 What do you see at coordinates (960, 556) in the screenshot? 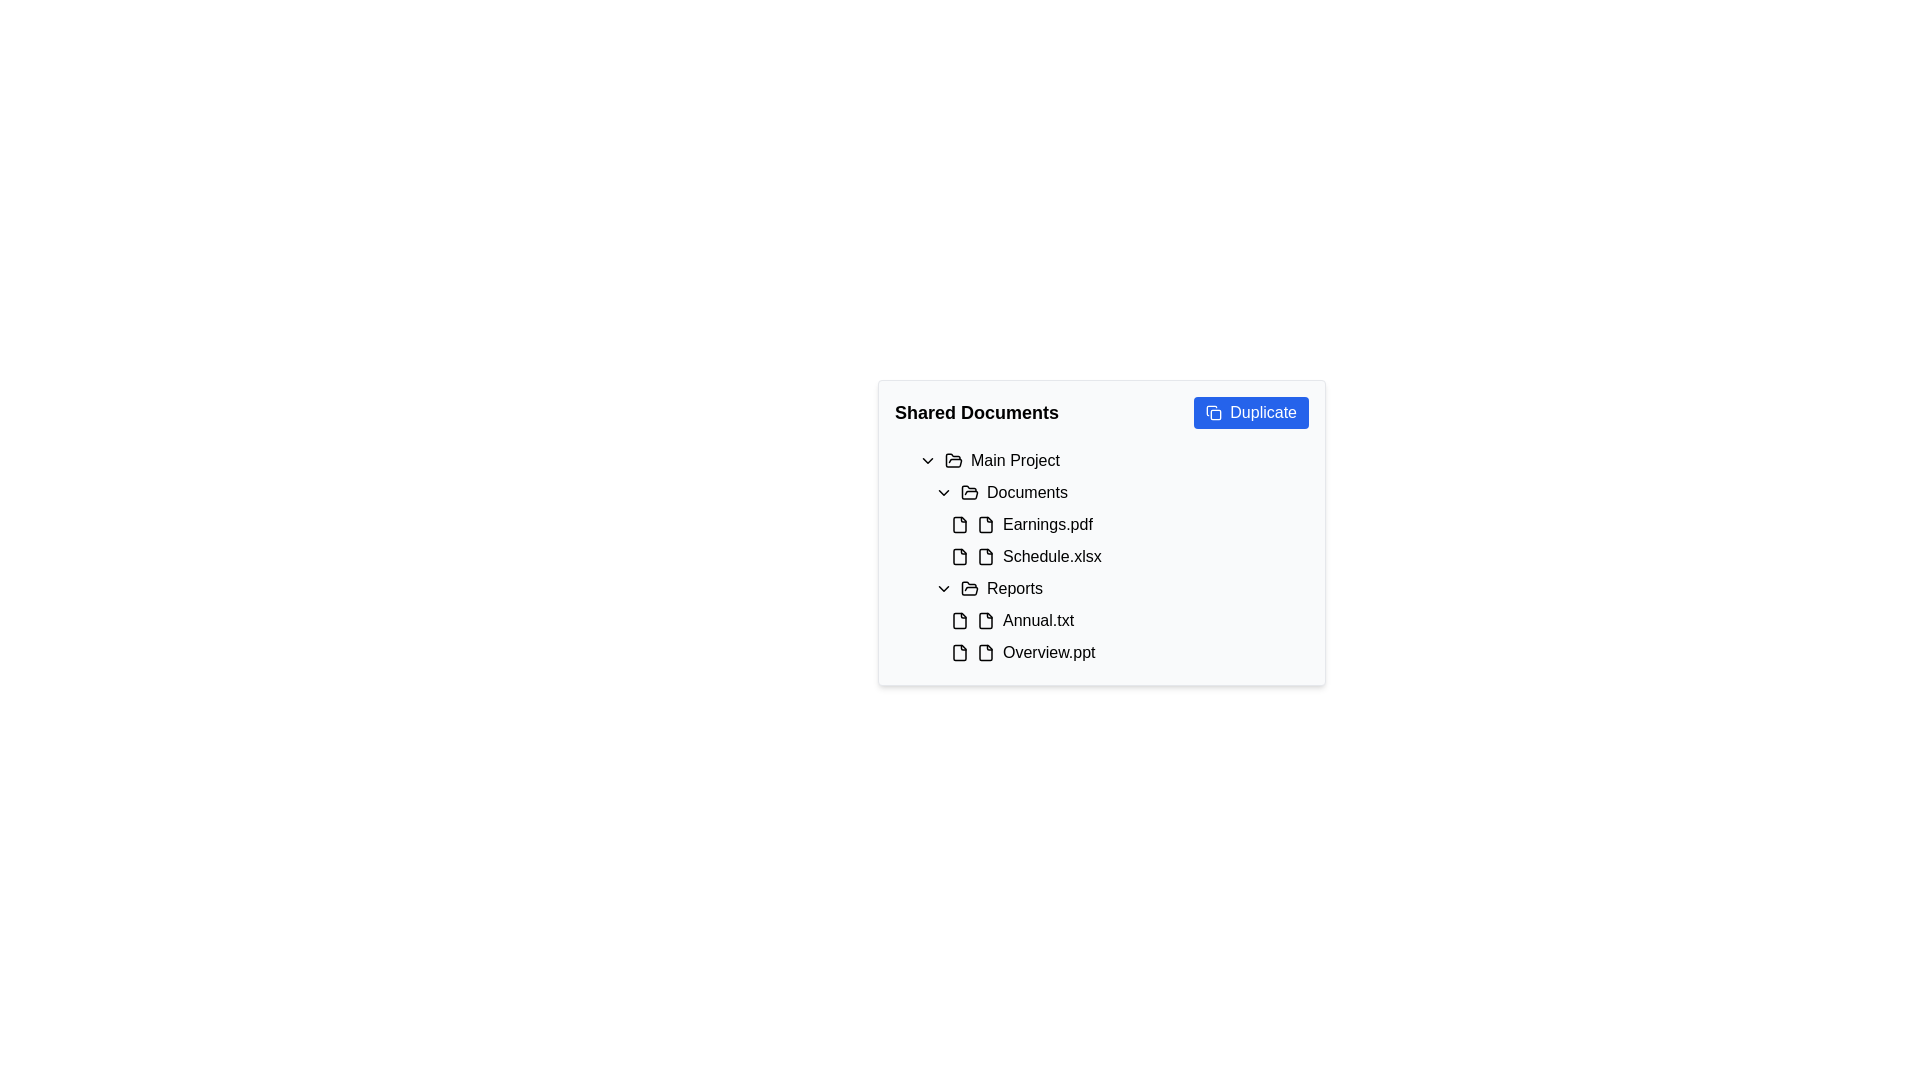
I see `the icon representing the file 'Schedule.xlsx' located in the 'Shared Documents' section, adjacent to its label` at bounding box center [960, 556].